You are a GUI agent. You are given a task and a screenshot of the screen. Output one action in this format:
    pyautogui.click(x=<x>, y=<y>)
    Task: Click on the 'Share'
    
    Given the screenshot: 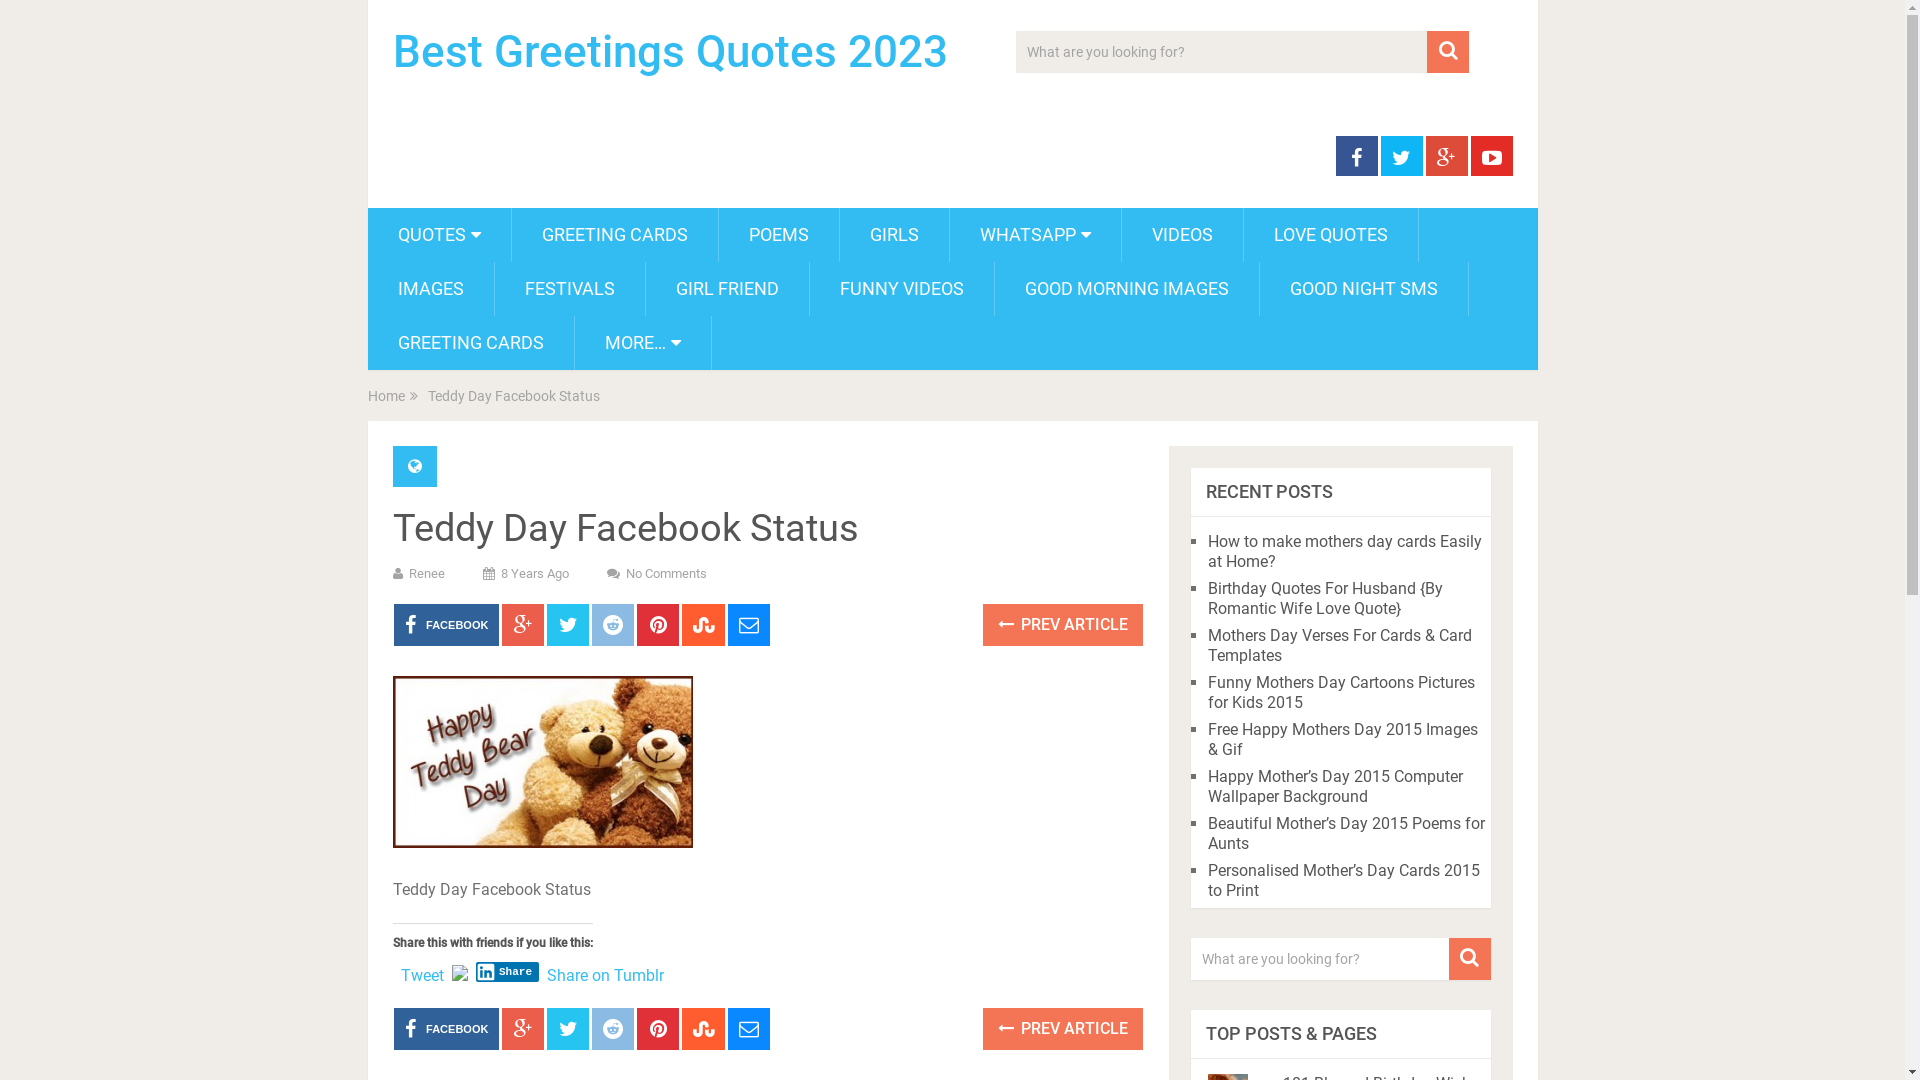 What is the action you would take?
    pyautogui.click(x=508, y=971)
    